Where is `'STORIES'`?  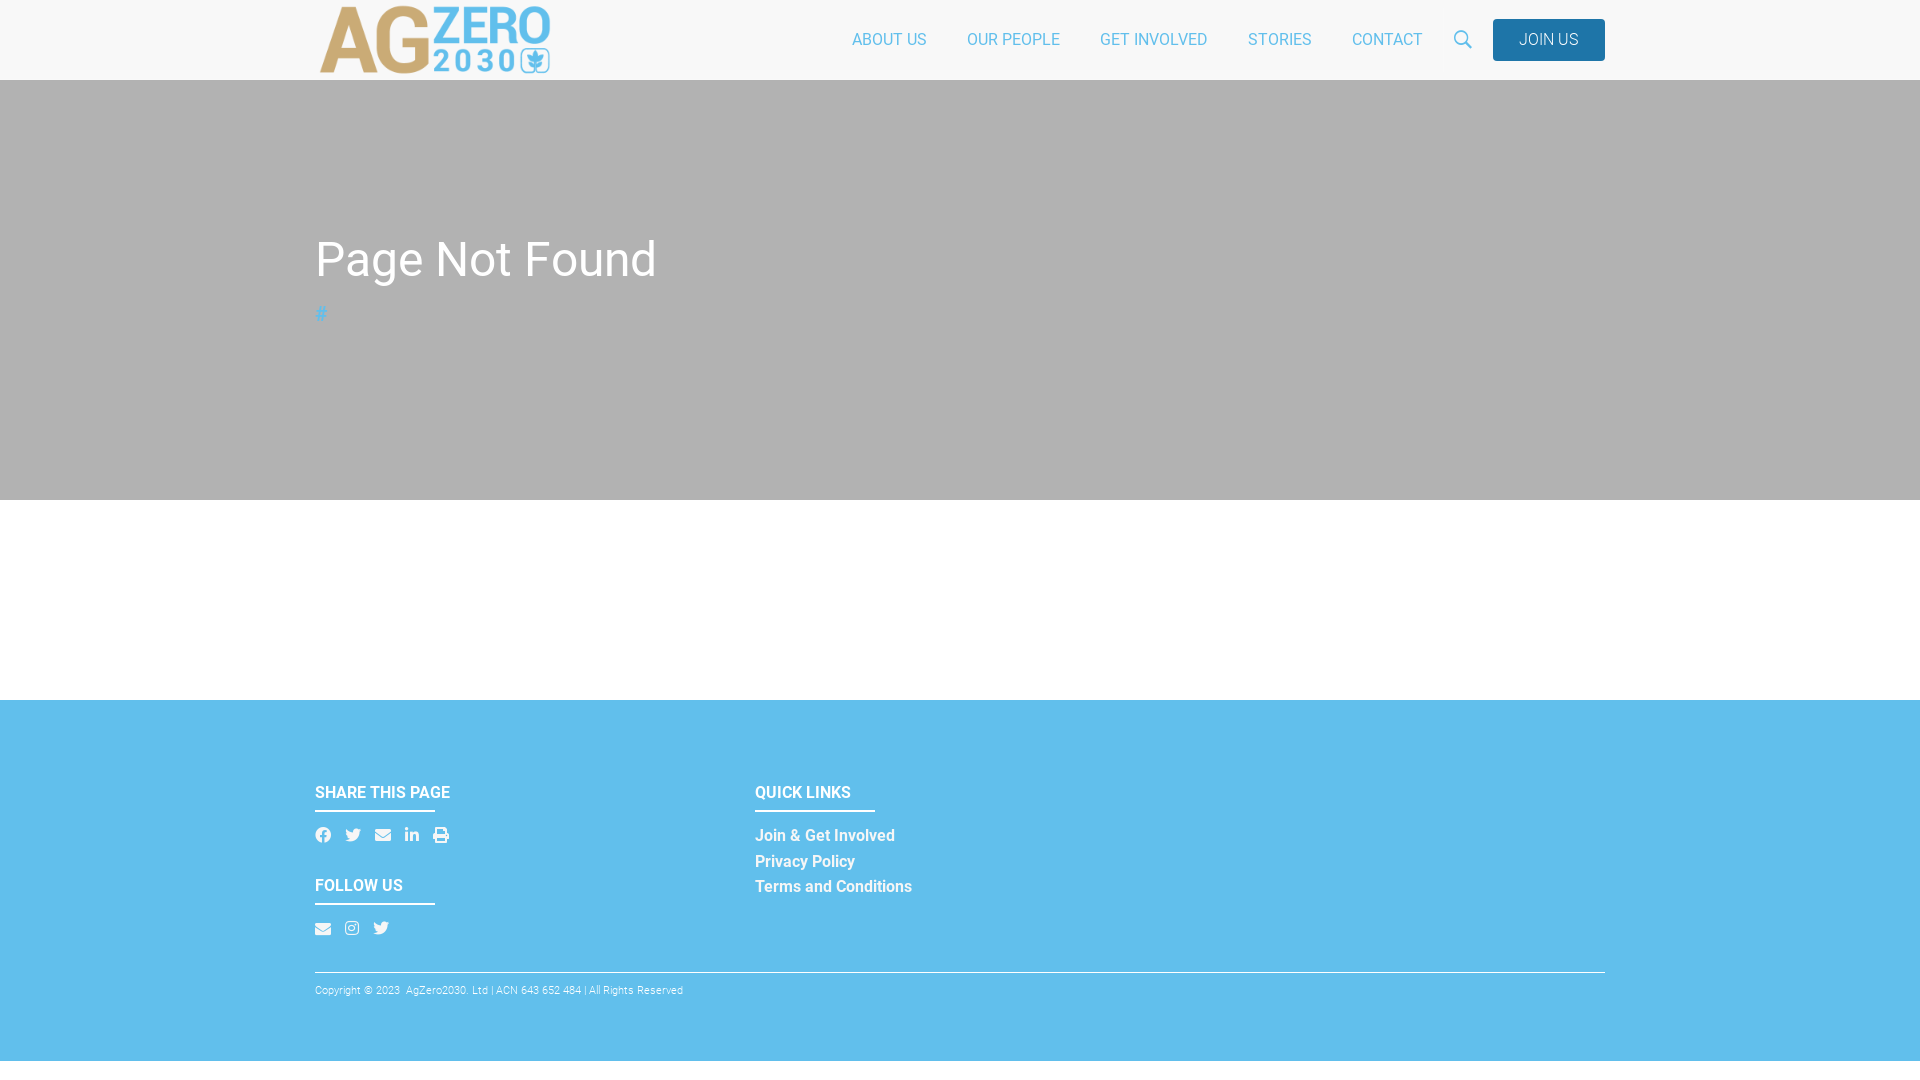
'STORIES' is located at coordinates (1280, 39).